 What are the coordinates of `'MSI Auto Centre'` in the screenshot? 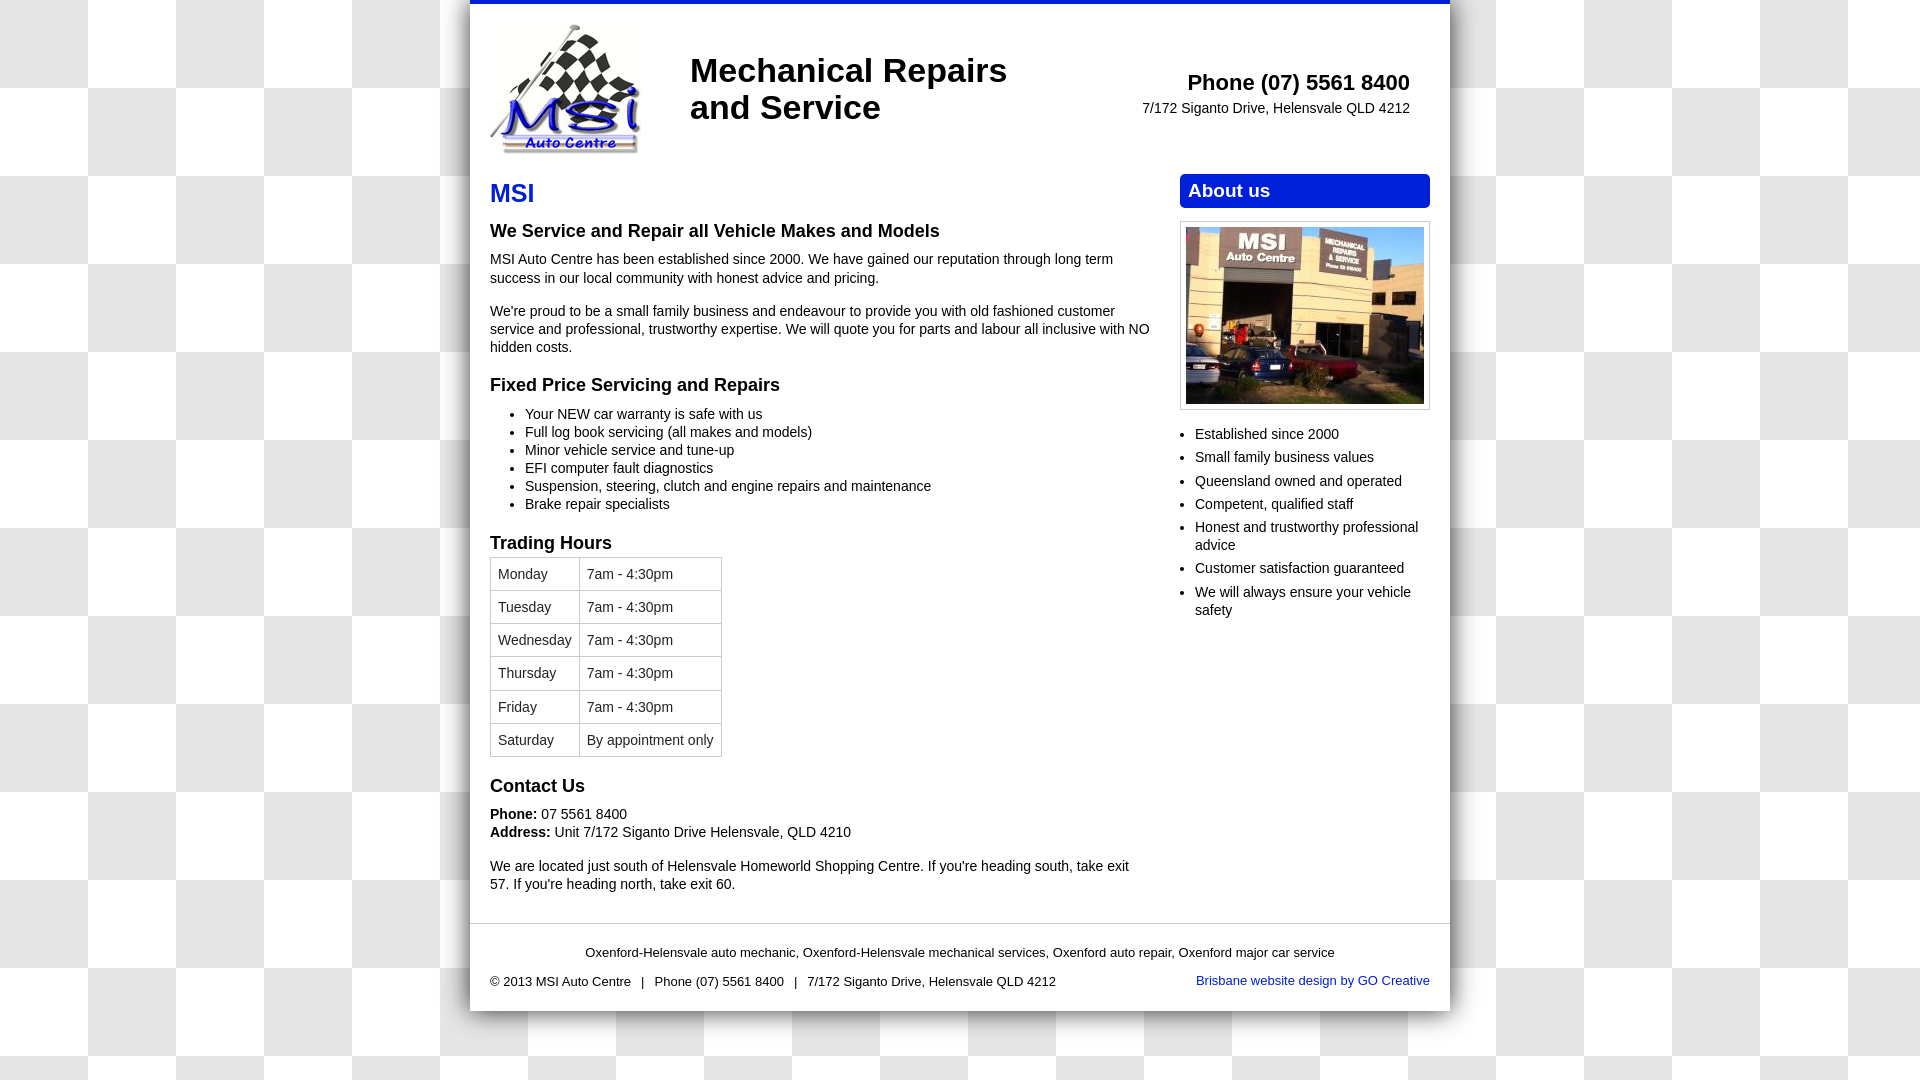 It's located at (564, 87).